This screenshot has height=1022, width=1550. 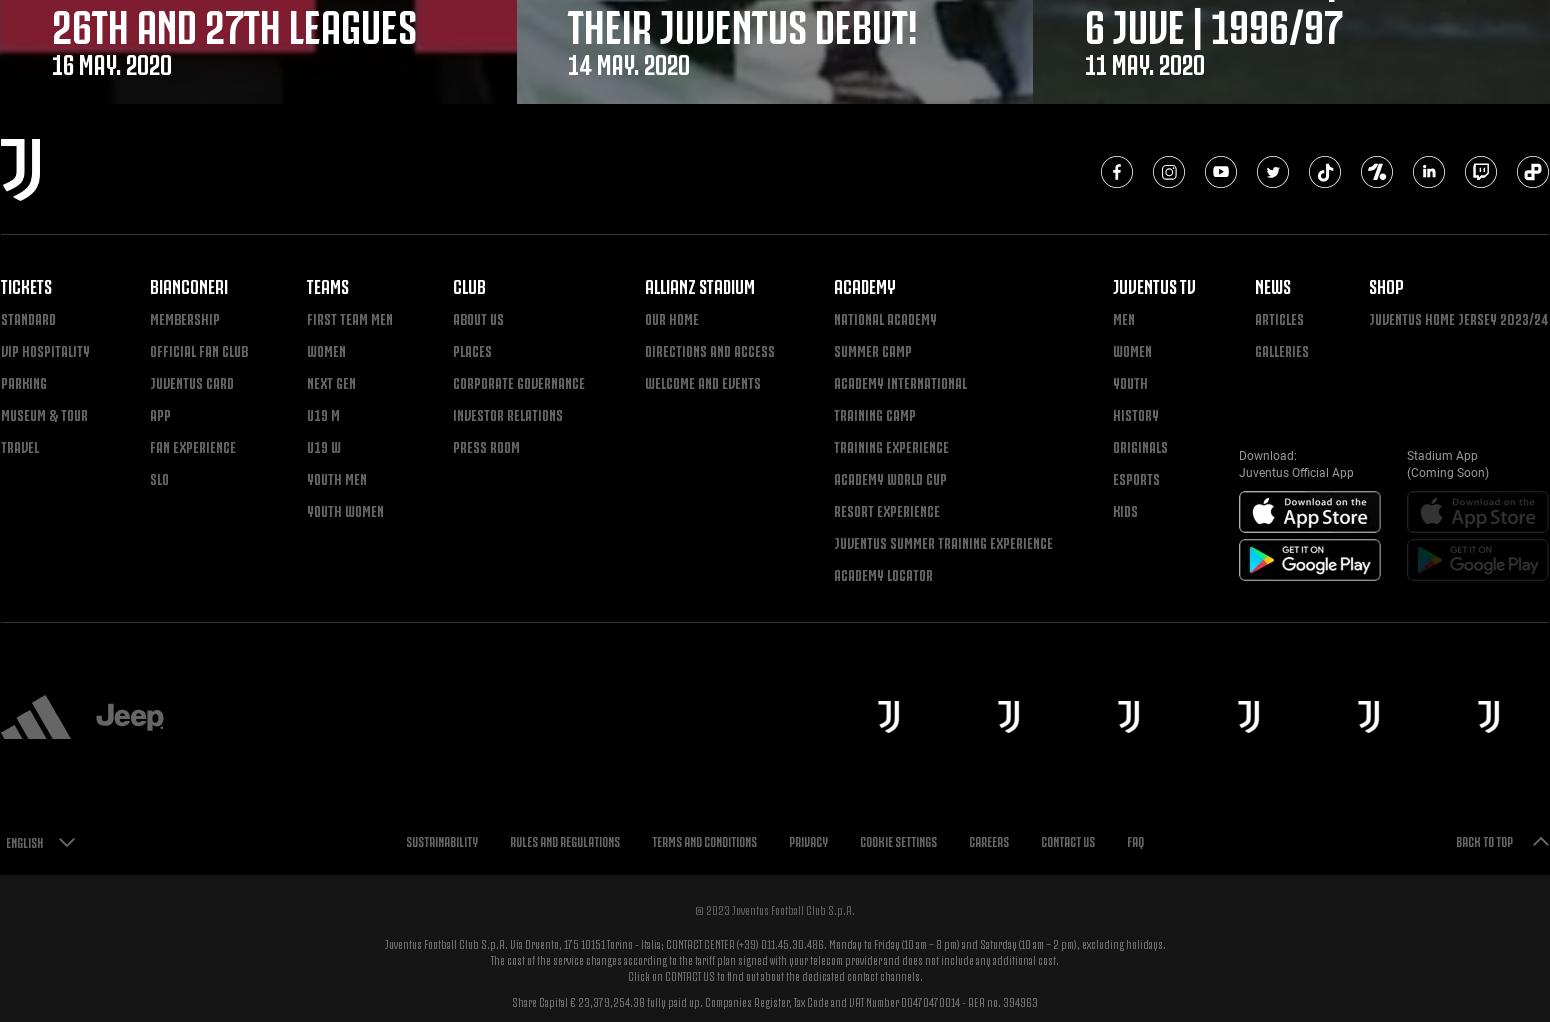 What do you see at coordinates (564, 840) in the screenshot?
I see `'Rules and Regulations'` at bounding box center [564, 840].